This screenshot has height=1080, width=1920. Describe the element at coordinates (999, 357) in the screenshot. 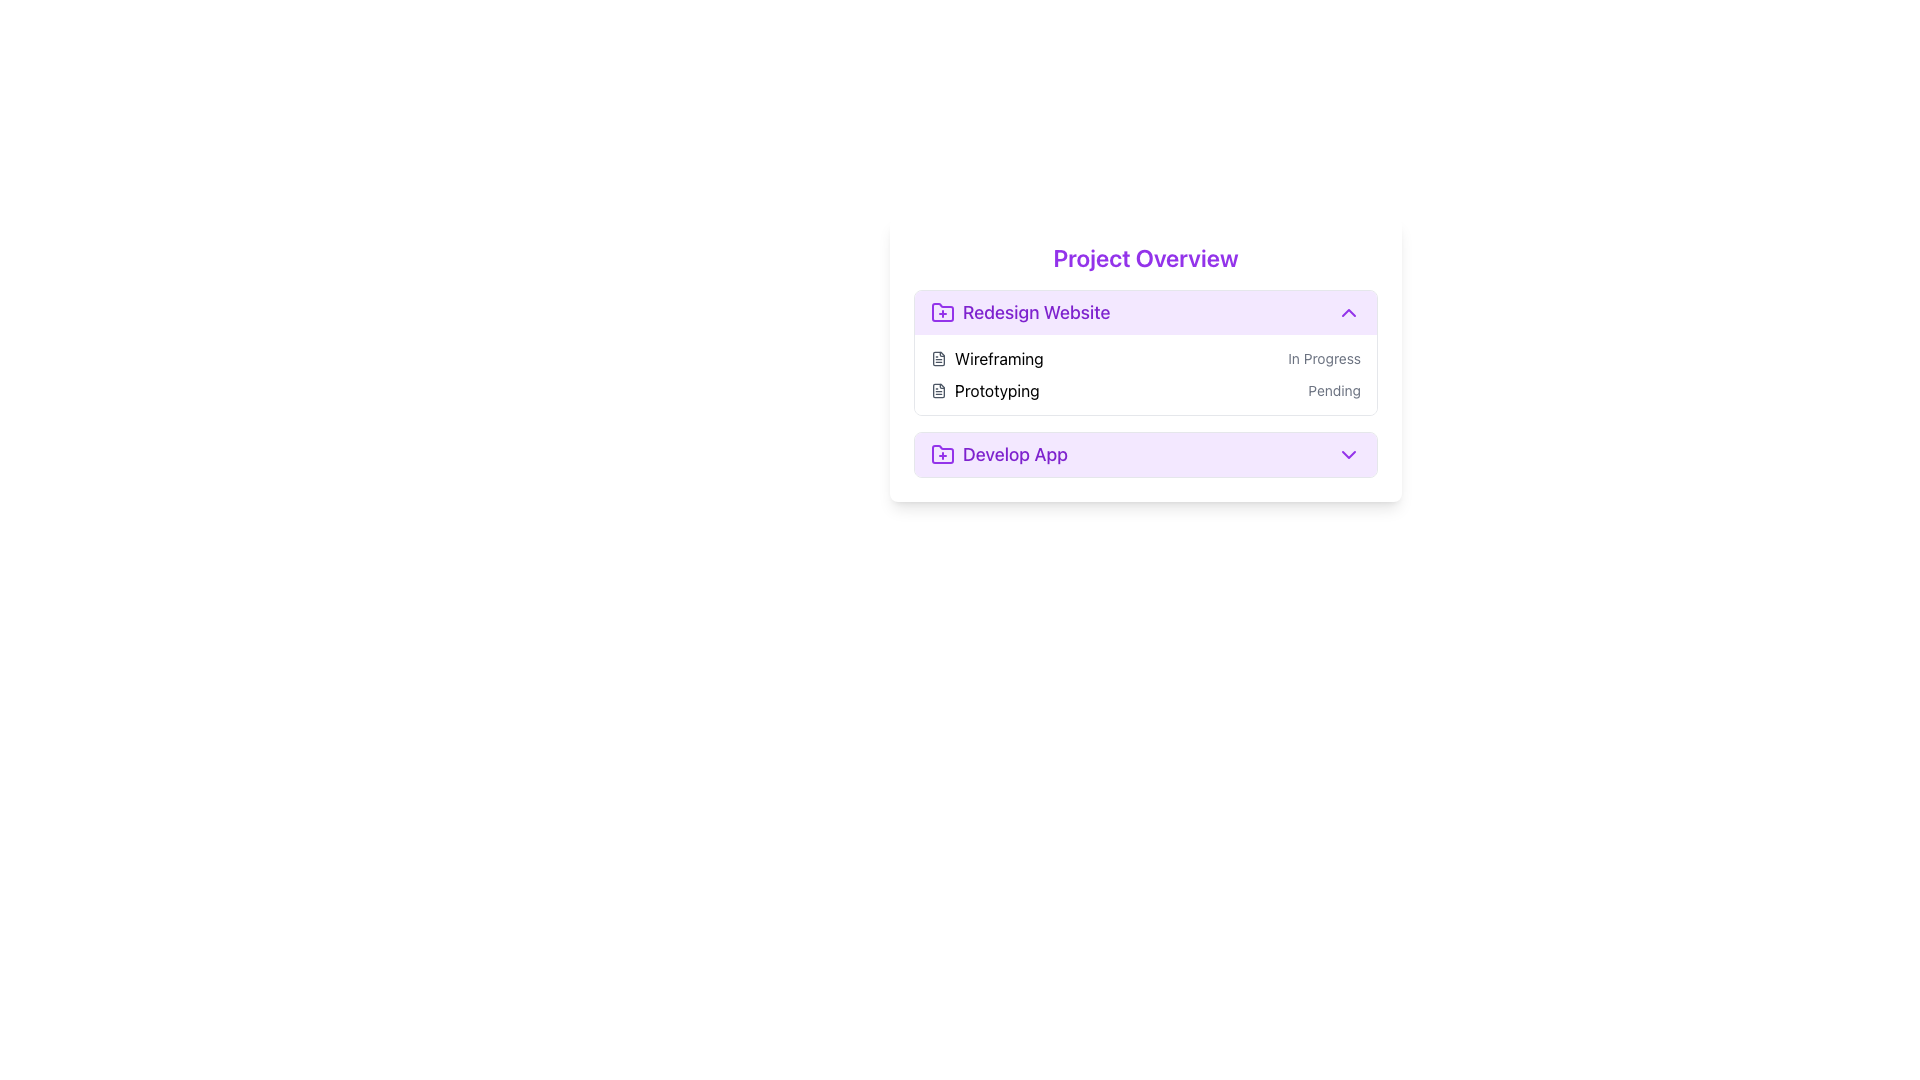

I see `the text label that reads 'Wireframing', which is centrally located in the 'Redesign Website' section, positioned between a file icon and project status information` at that location.